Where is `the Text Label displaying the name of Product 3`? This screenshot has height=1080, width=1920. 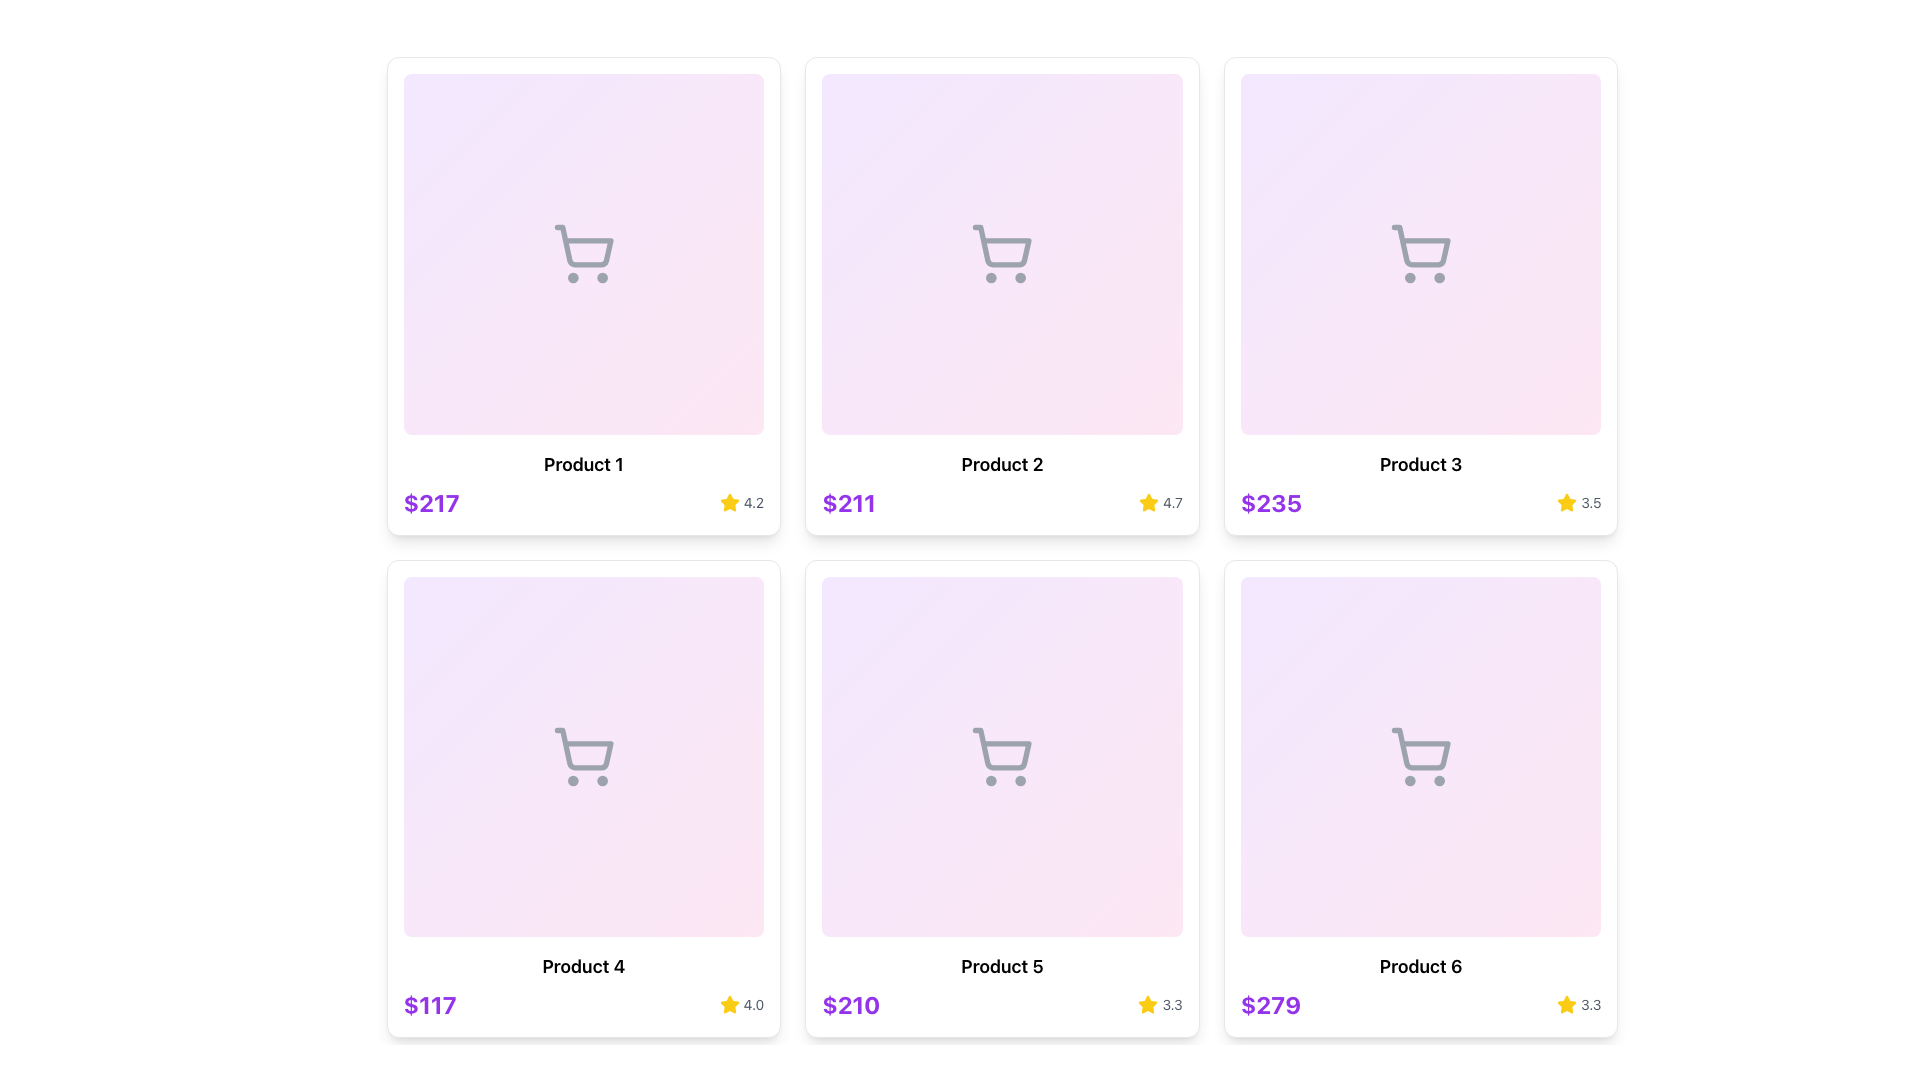 the Text Label displaying the name of Product 3 is located at coordinates (1420, 464).